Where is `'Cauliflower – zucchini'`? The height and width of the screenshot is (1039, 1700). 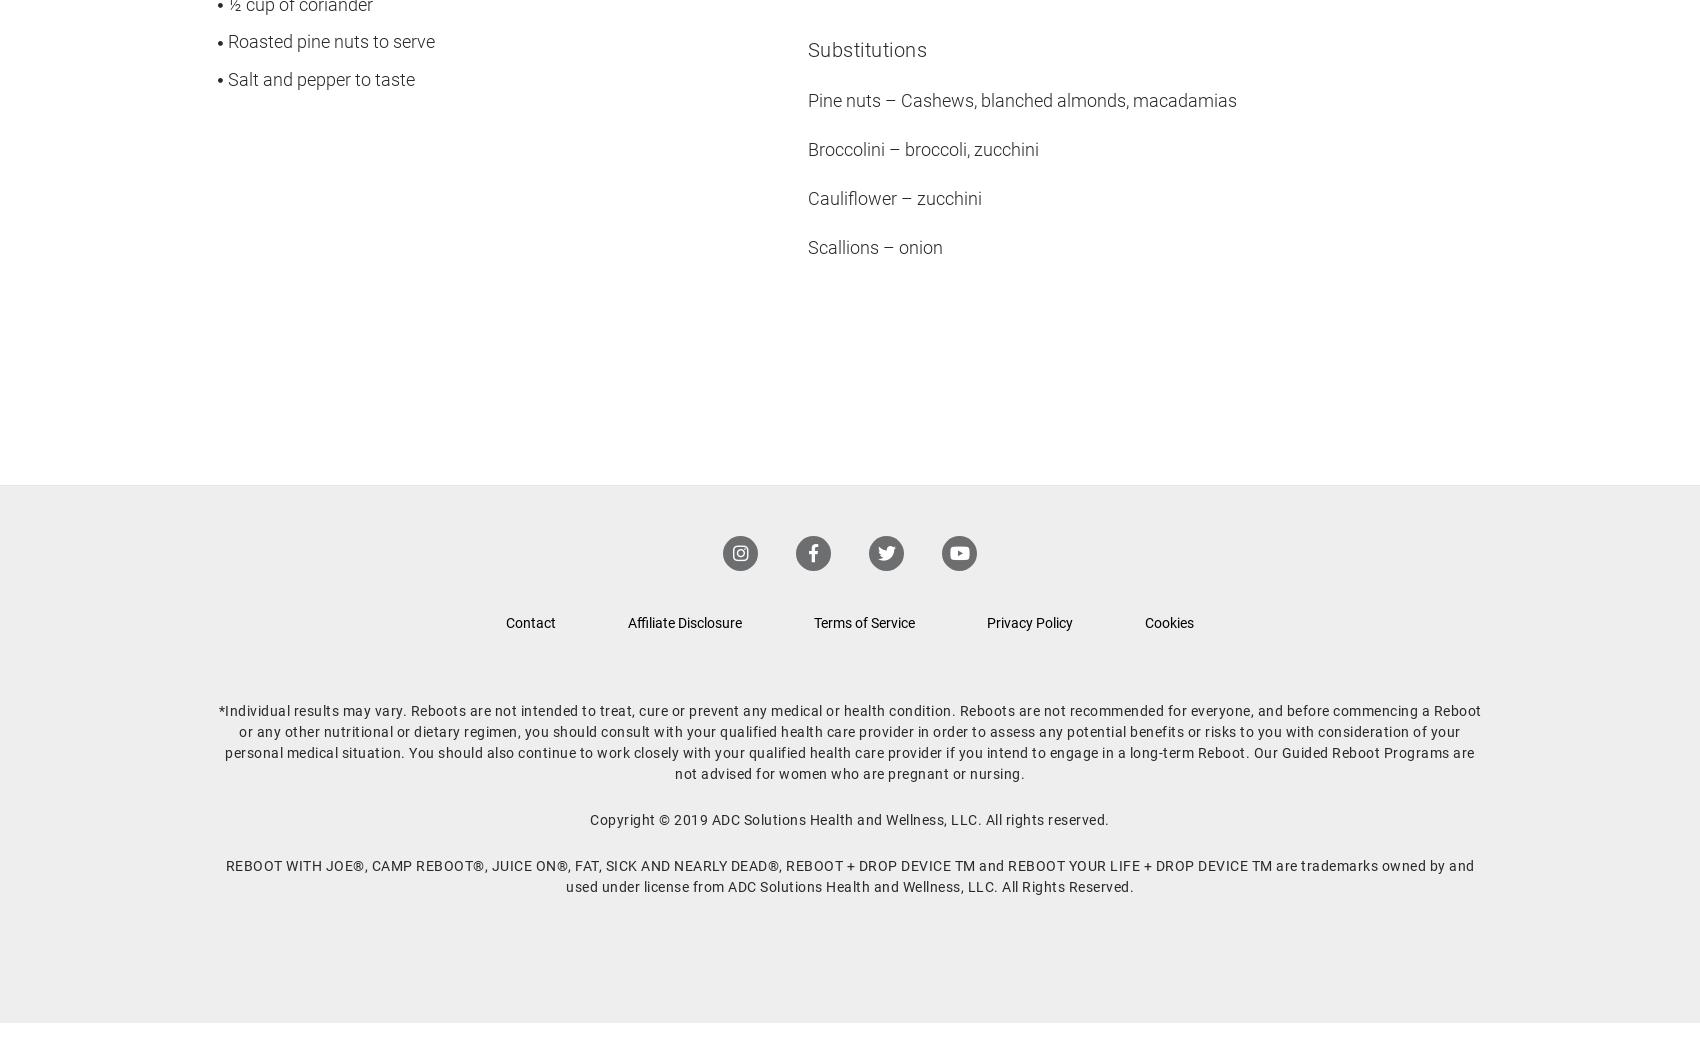
'Cauliflower – zucchini' is located at coordinates (894, 197).